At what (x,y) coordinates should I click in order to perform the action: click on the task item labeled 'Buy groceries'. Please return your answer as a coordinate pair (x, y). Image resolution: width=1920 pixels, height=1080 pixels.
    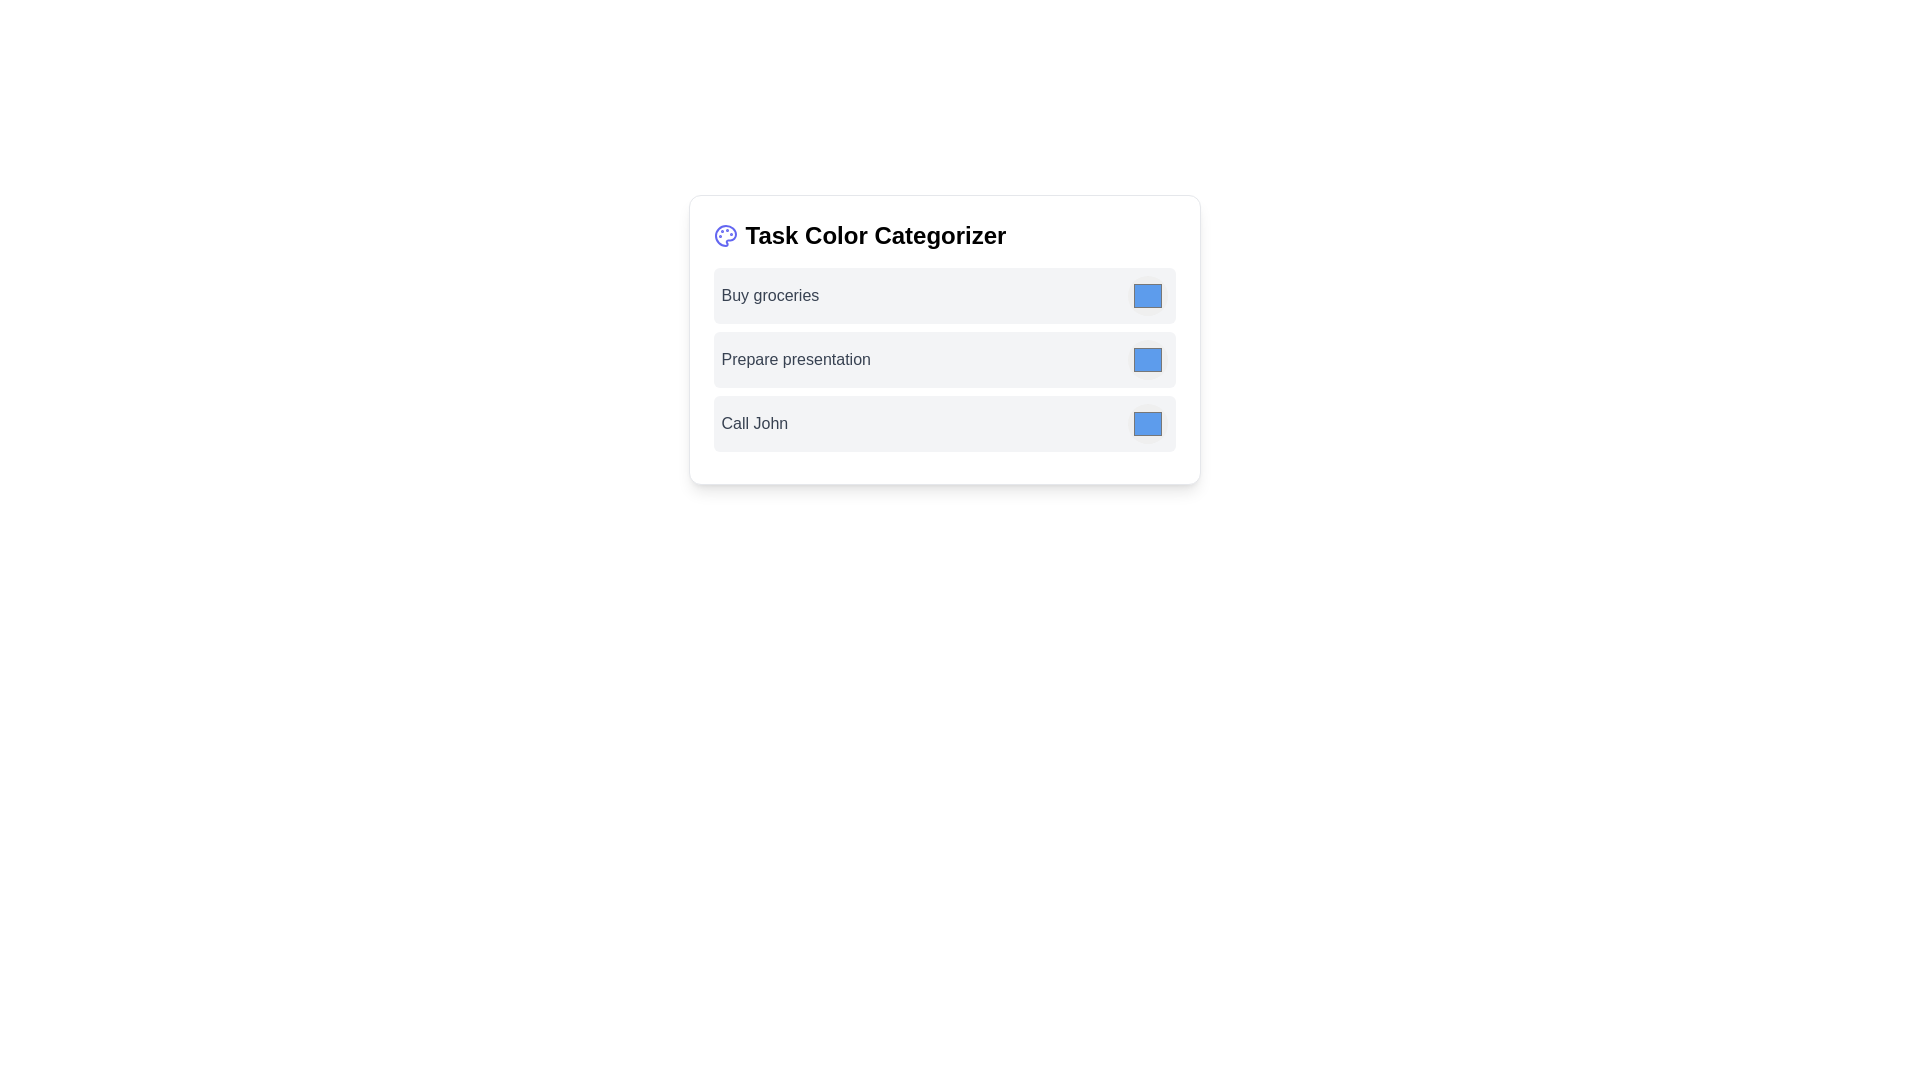
    Looking at the image, I should click on (943, 296).